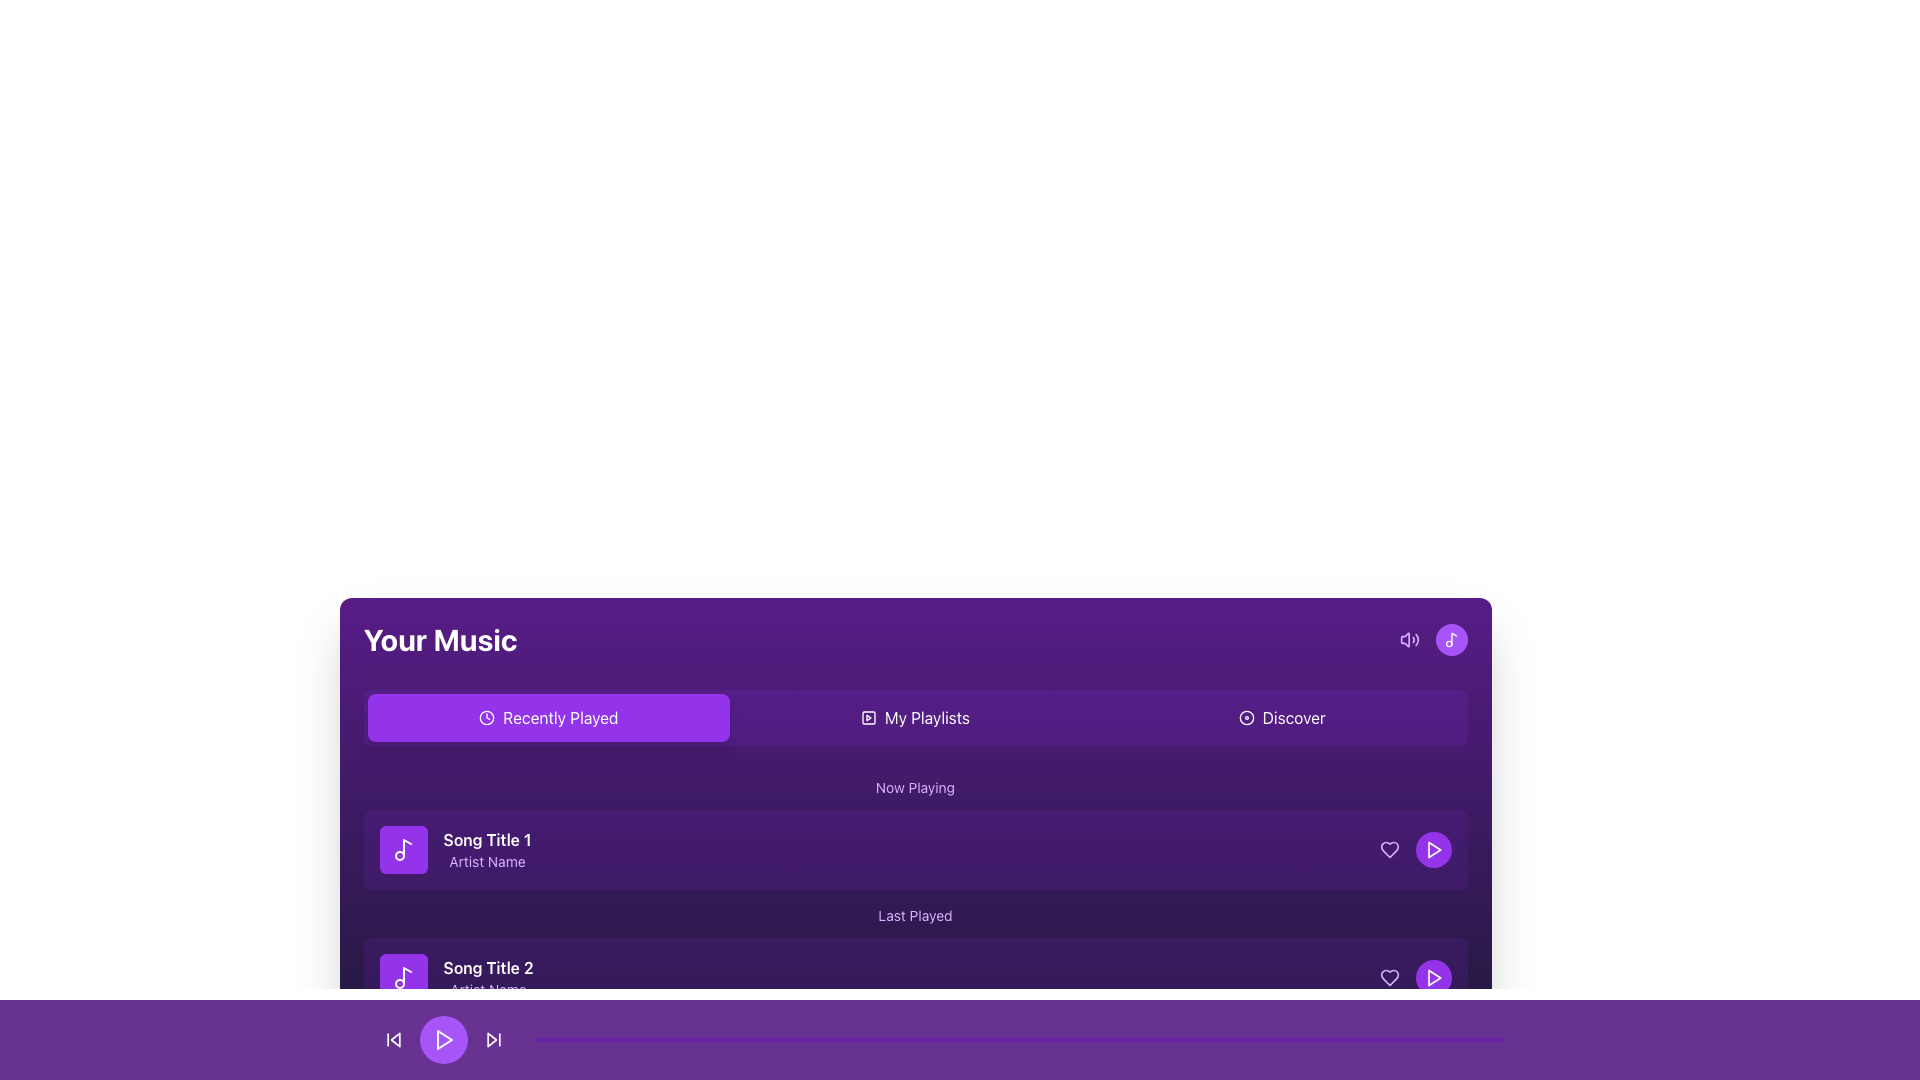  What do you see at coordinates (548, 716) in the screenshot?
I see `the 'Recently Played' button, which is the first button in a navigation bar that allows users` at bounding box center [548, 716].